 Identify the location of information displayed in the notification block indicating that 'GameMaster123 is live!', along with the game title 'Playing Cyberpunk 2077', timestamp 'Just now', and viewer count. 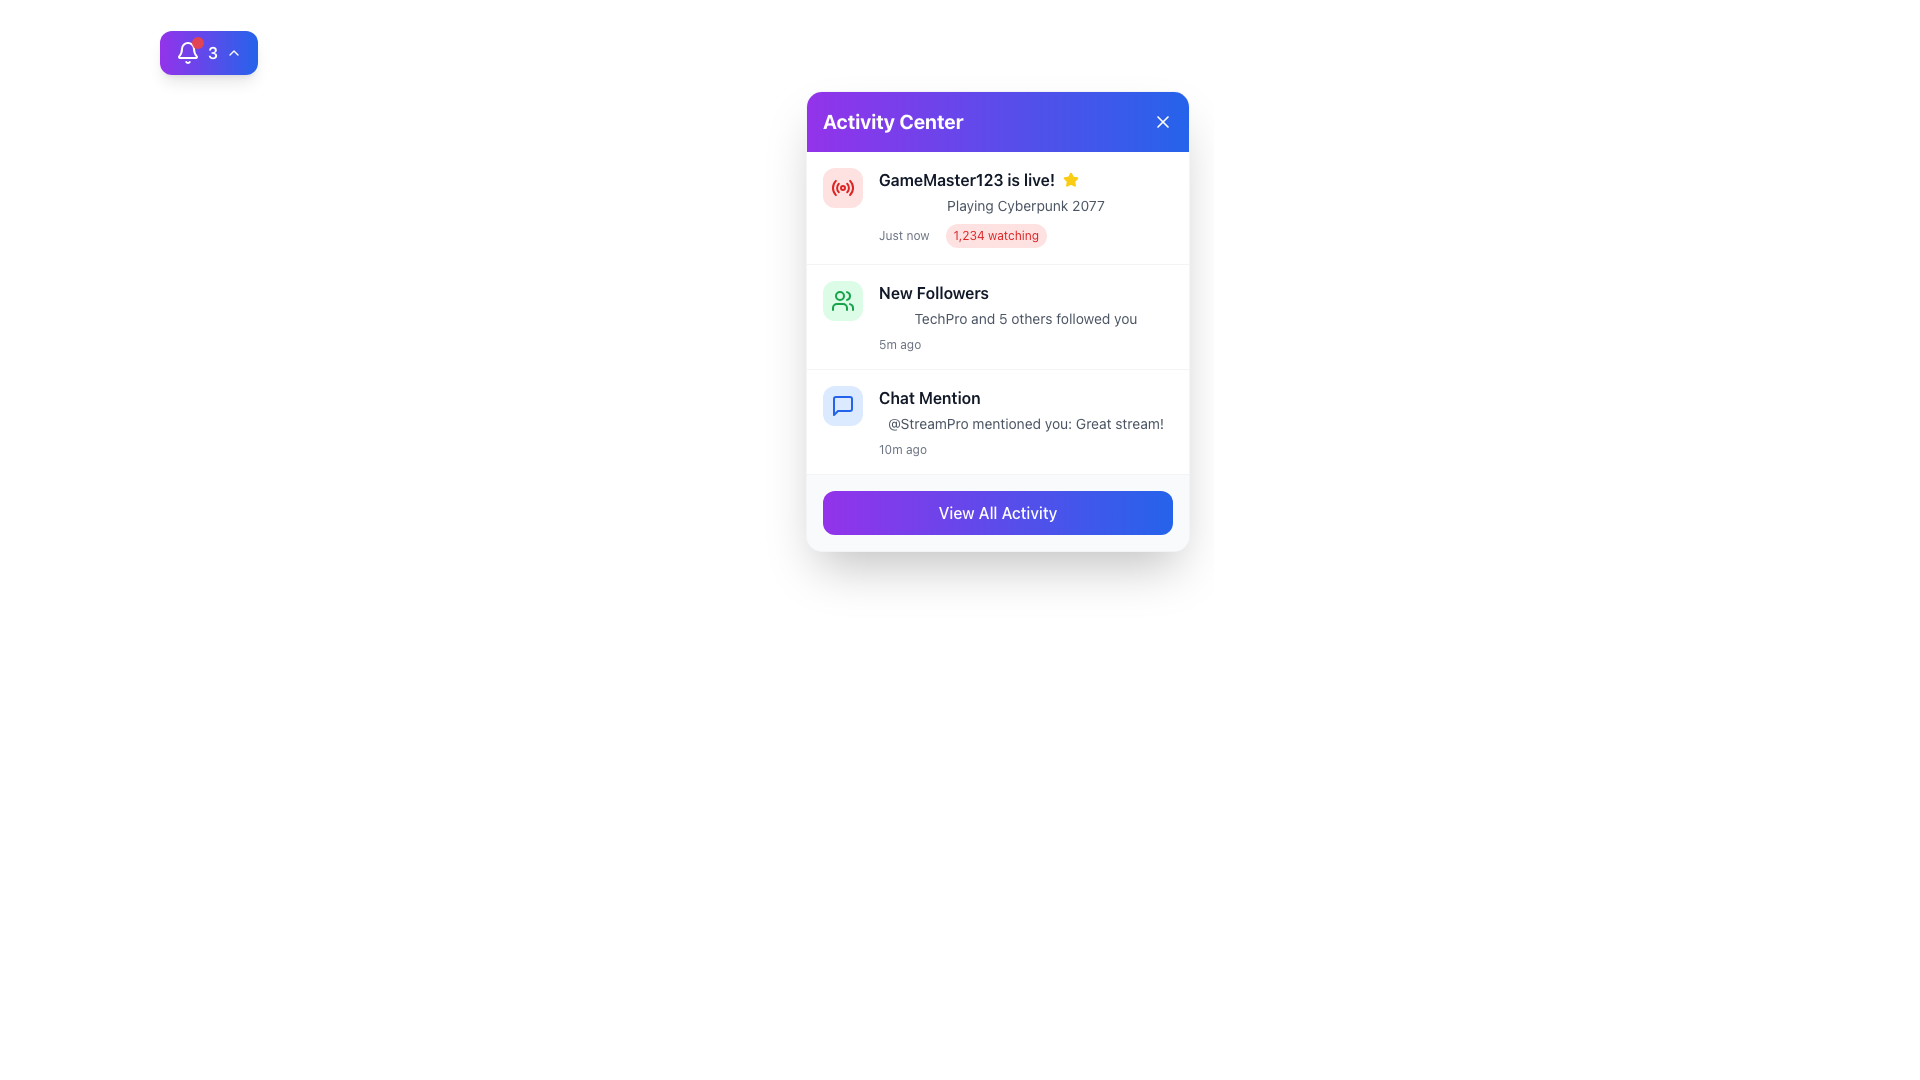
(998, 208).